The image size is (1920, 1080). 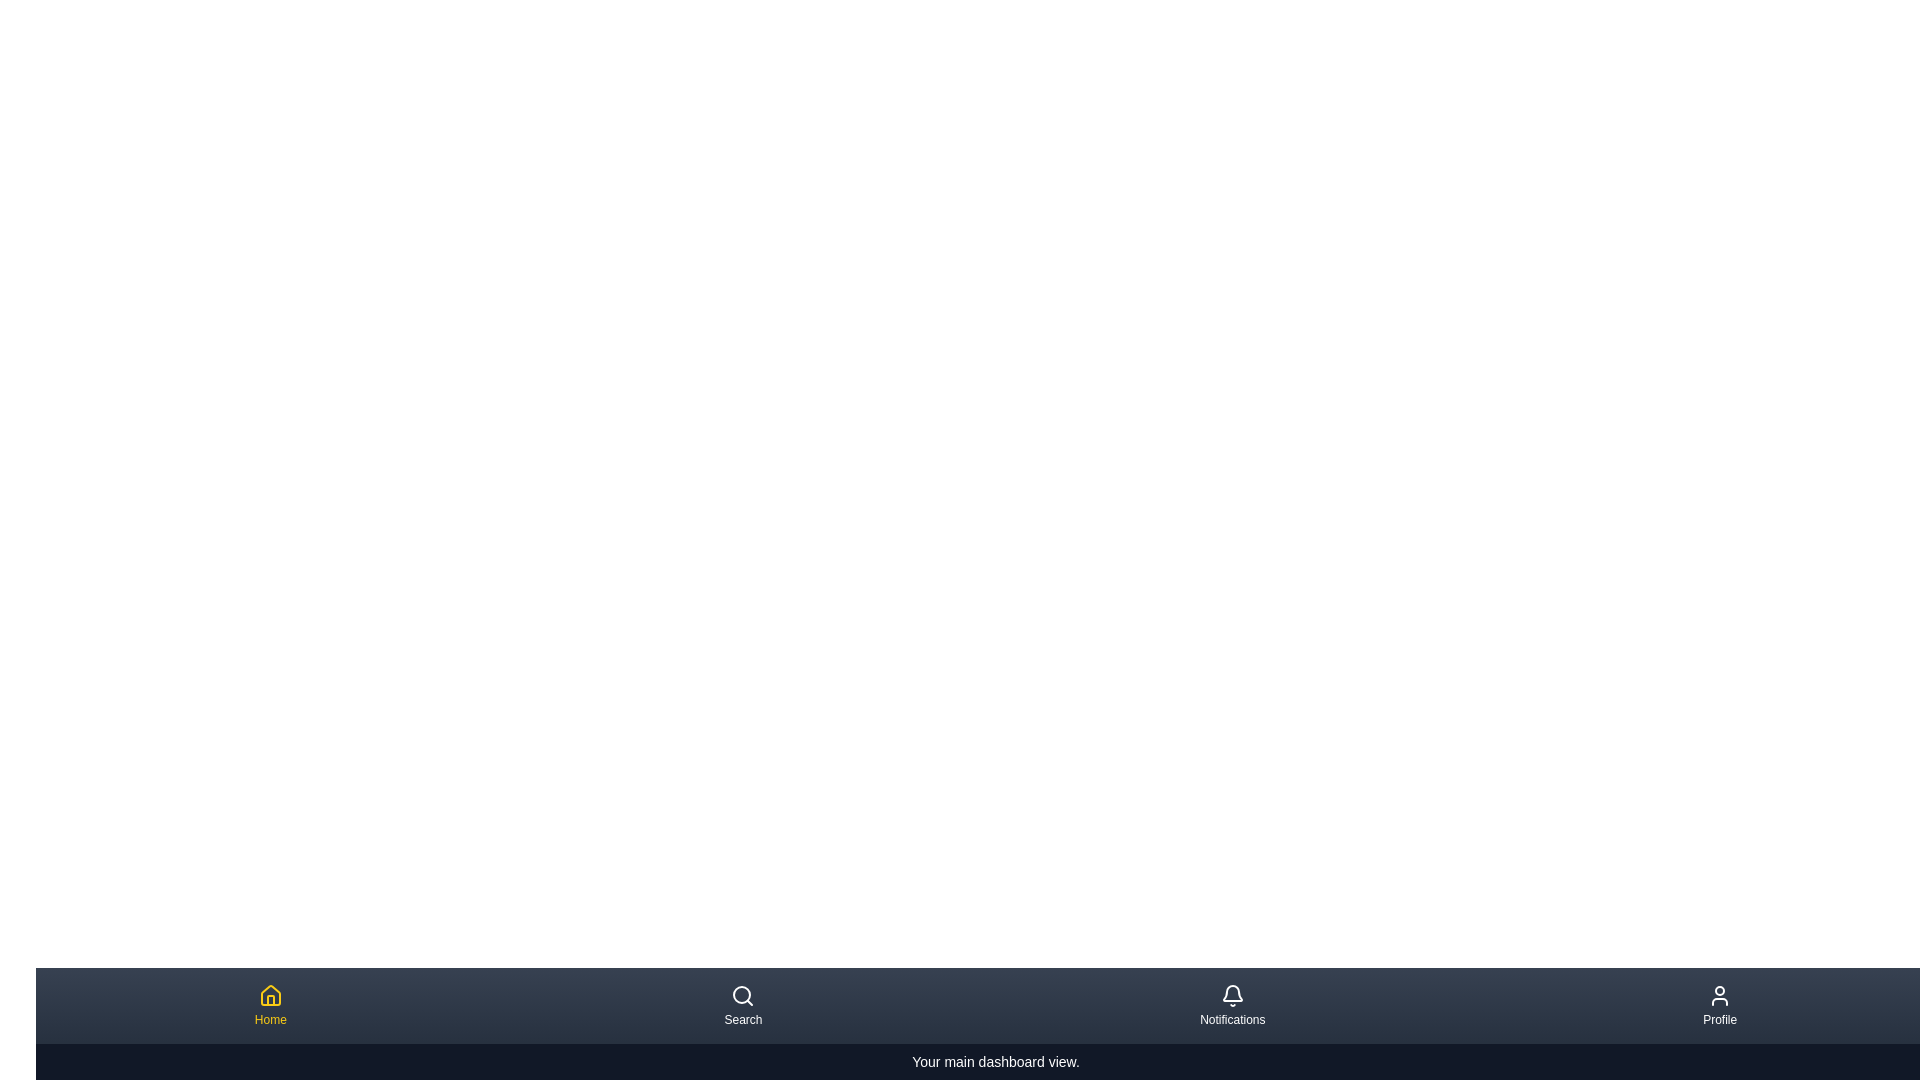 What do you see at coordinates (1231, 1006) in the screenshot?
I see `the navigation item Notifications by clicking on its button` at bounding box center [1231, 1006].